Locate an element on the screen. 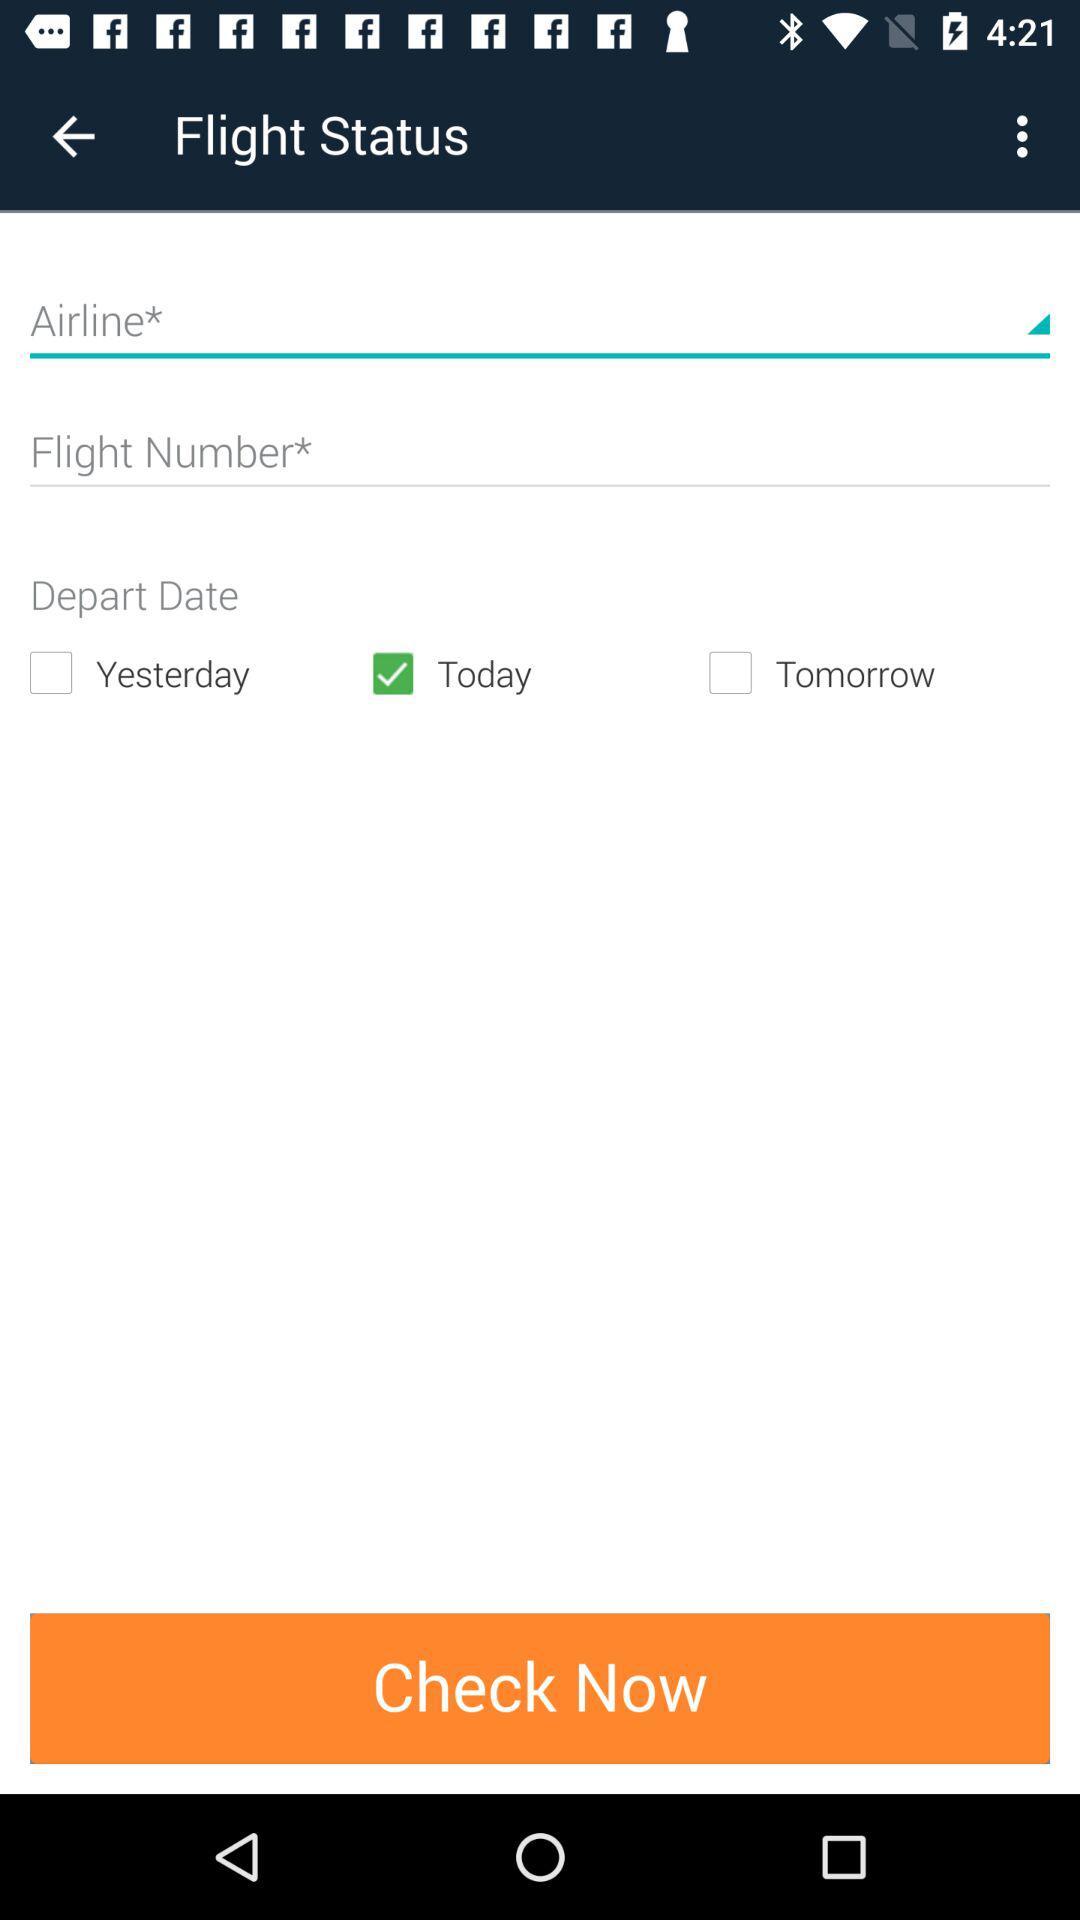 The height and width of the screenshot is (1920, 1080). the icon on the left is located at coordinates (199, 673).